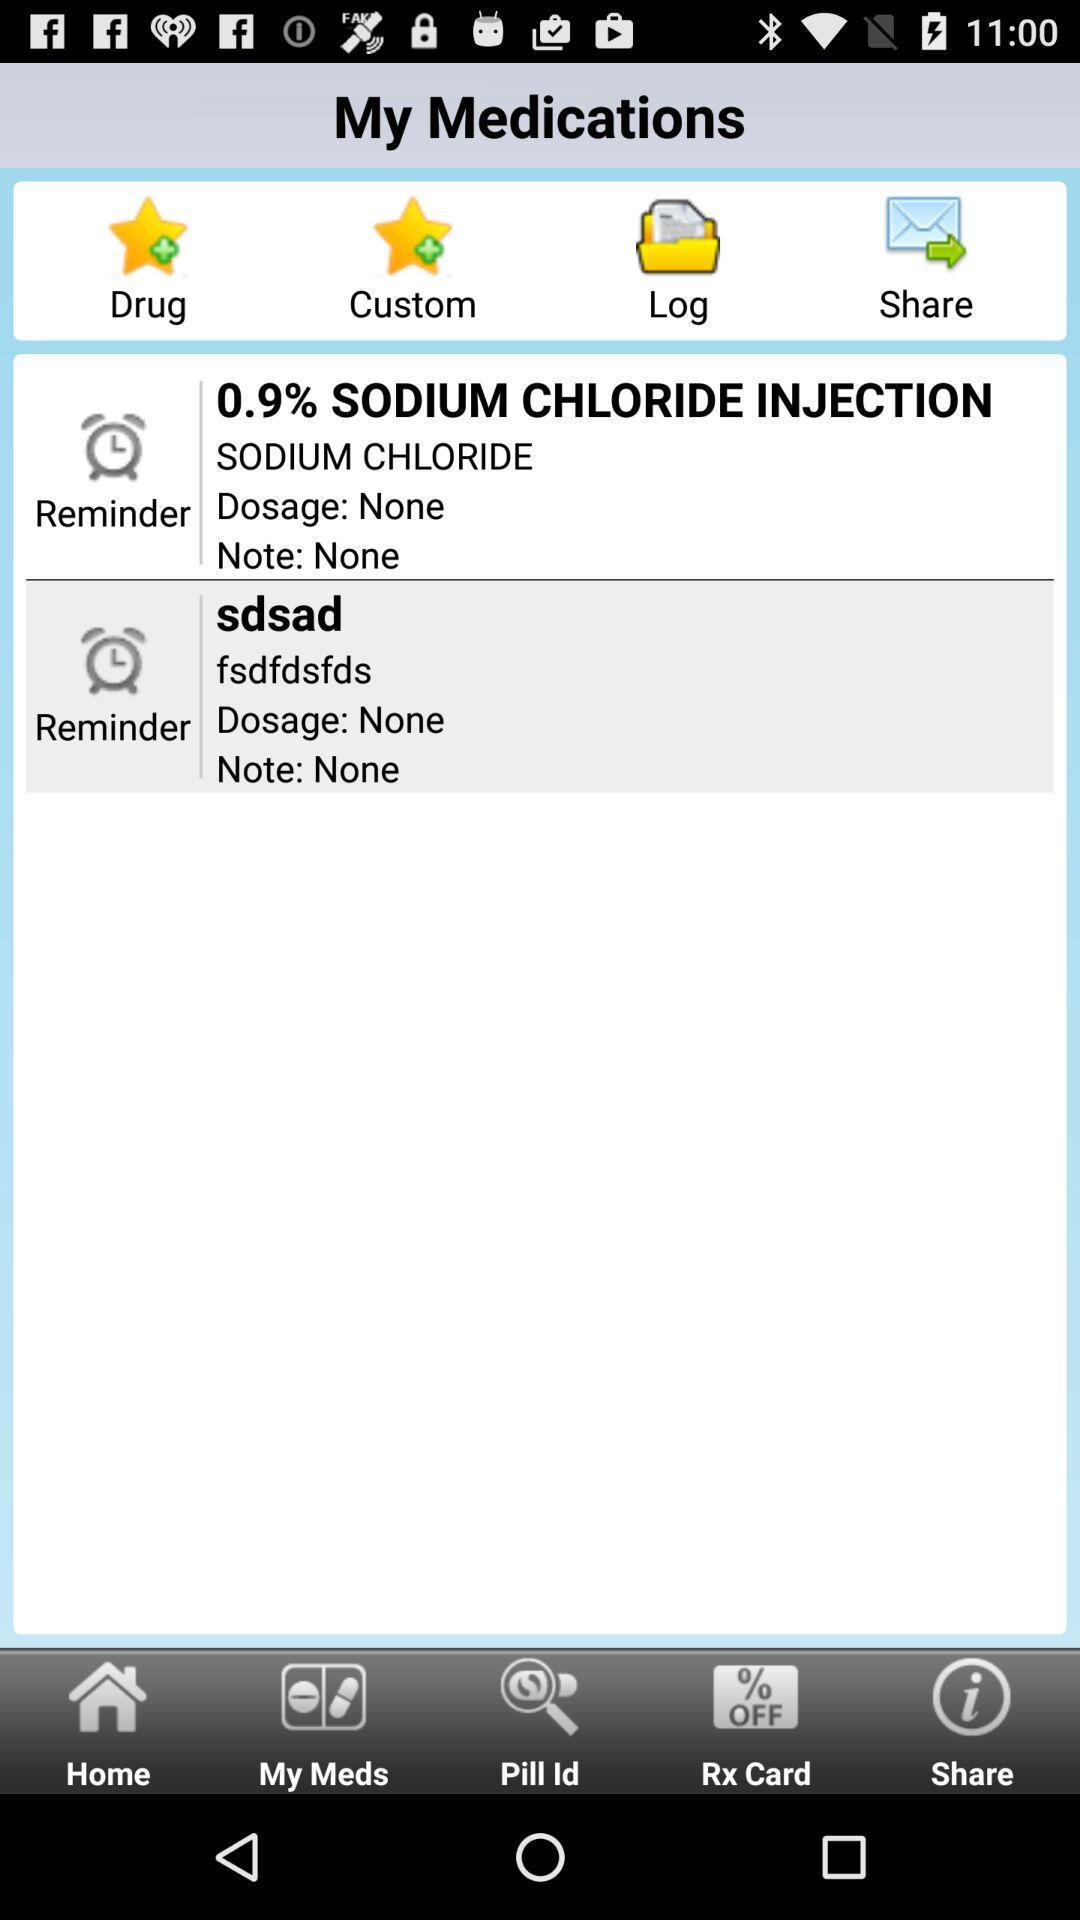  I want to click on item below note: none icon, so click(323, 1719).